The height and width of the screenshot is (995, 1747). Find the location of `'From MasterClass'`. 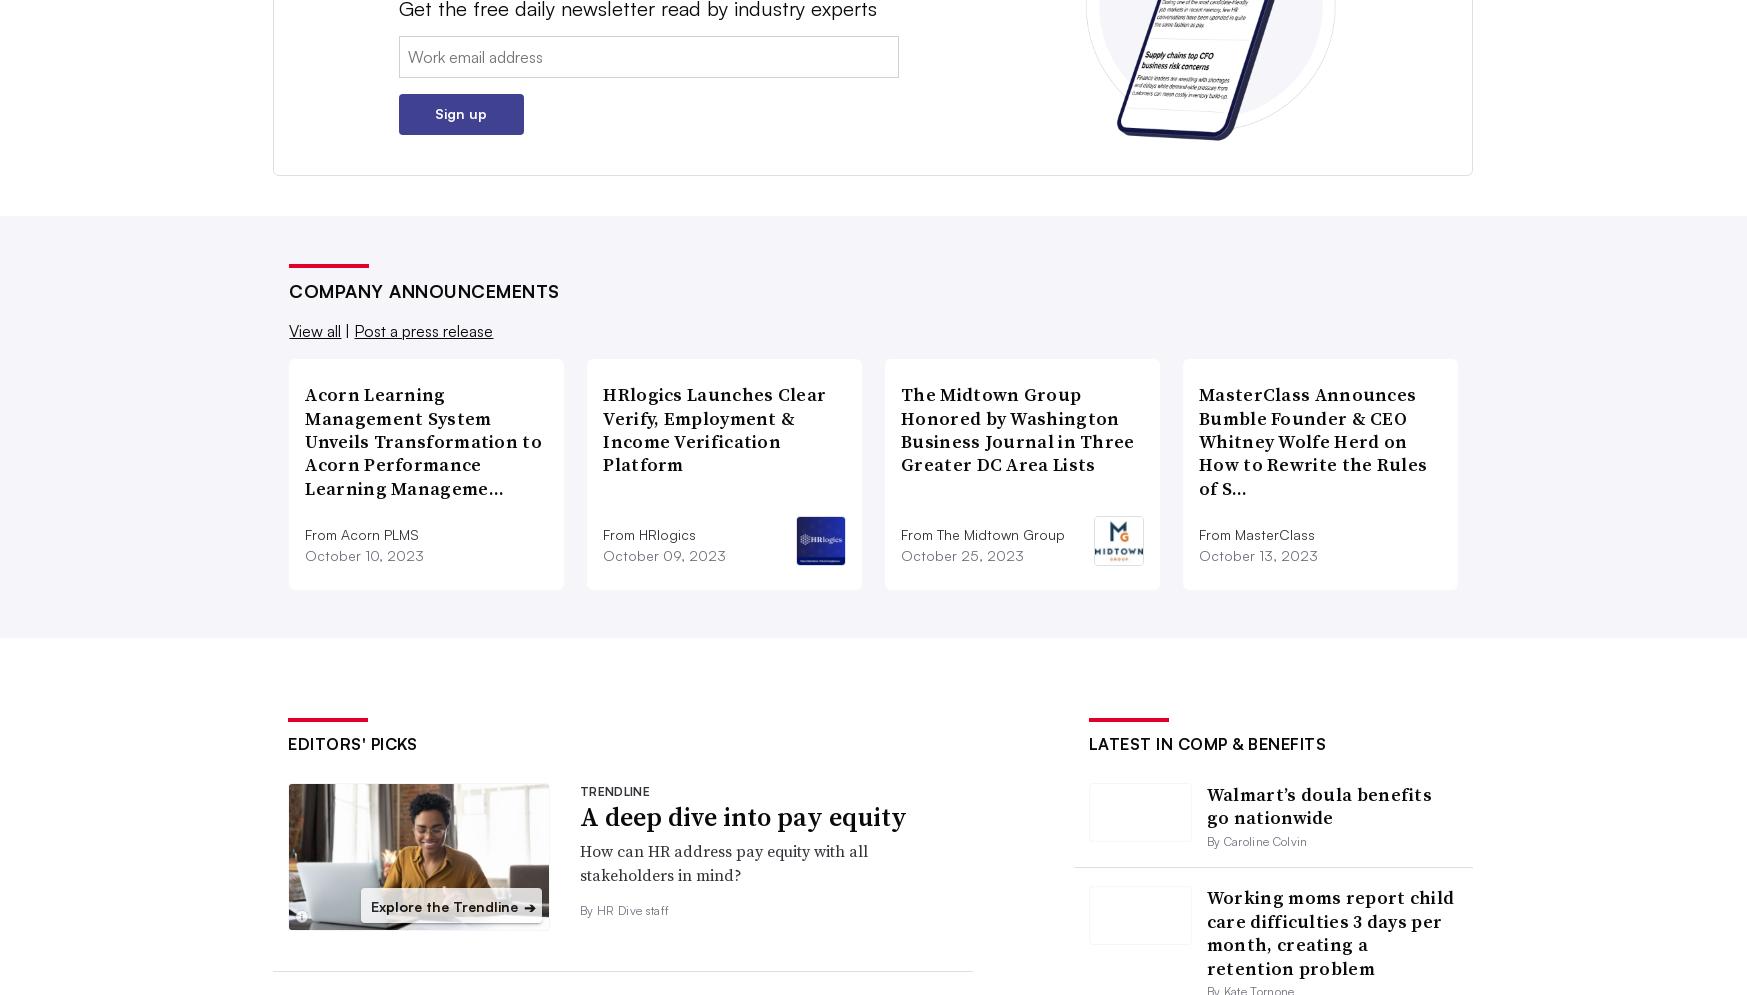

'From MasterClass' is located at coordinates (1256, 533).